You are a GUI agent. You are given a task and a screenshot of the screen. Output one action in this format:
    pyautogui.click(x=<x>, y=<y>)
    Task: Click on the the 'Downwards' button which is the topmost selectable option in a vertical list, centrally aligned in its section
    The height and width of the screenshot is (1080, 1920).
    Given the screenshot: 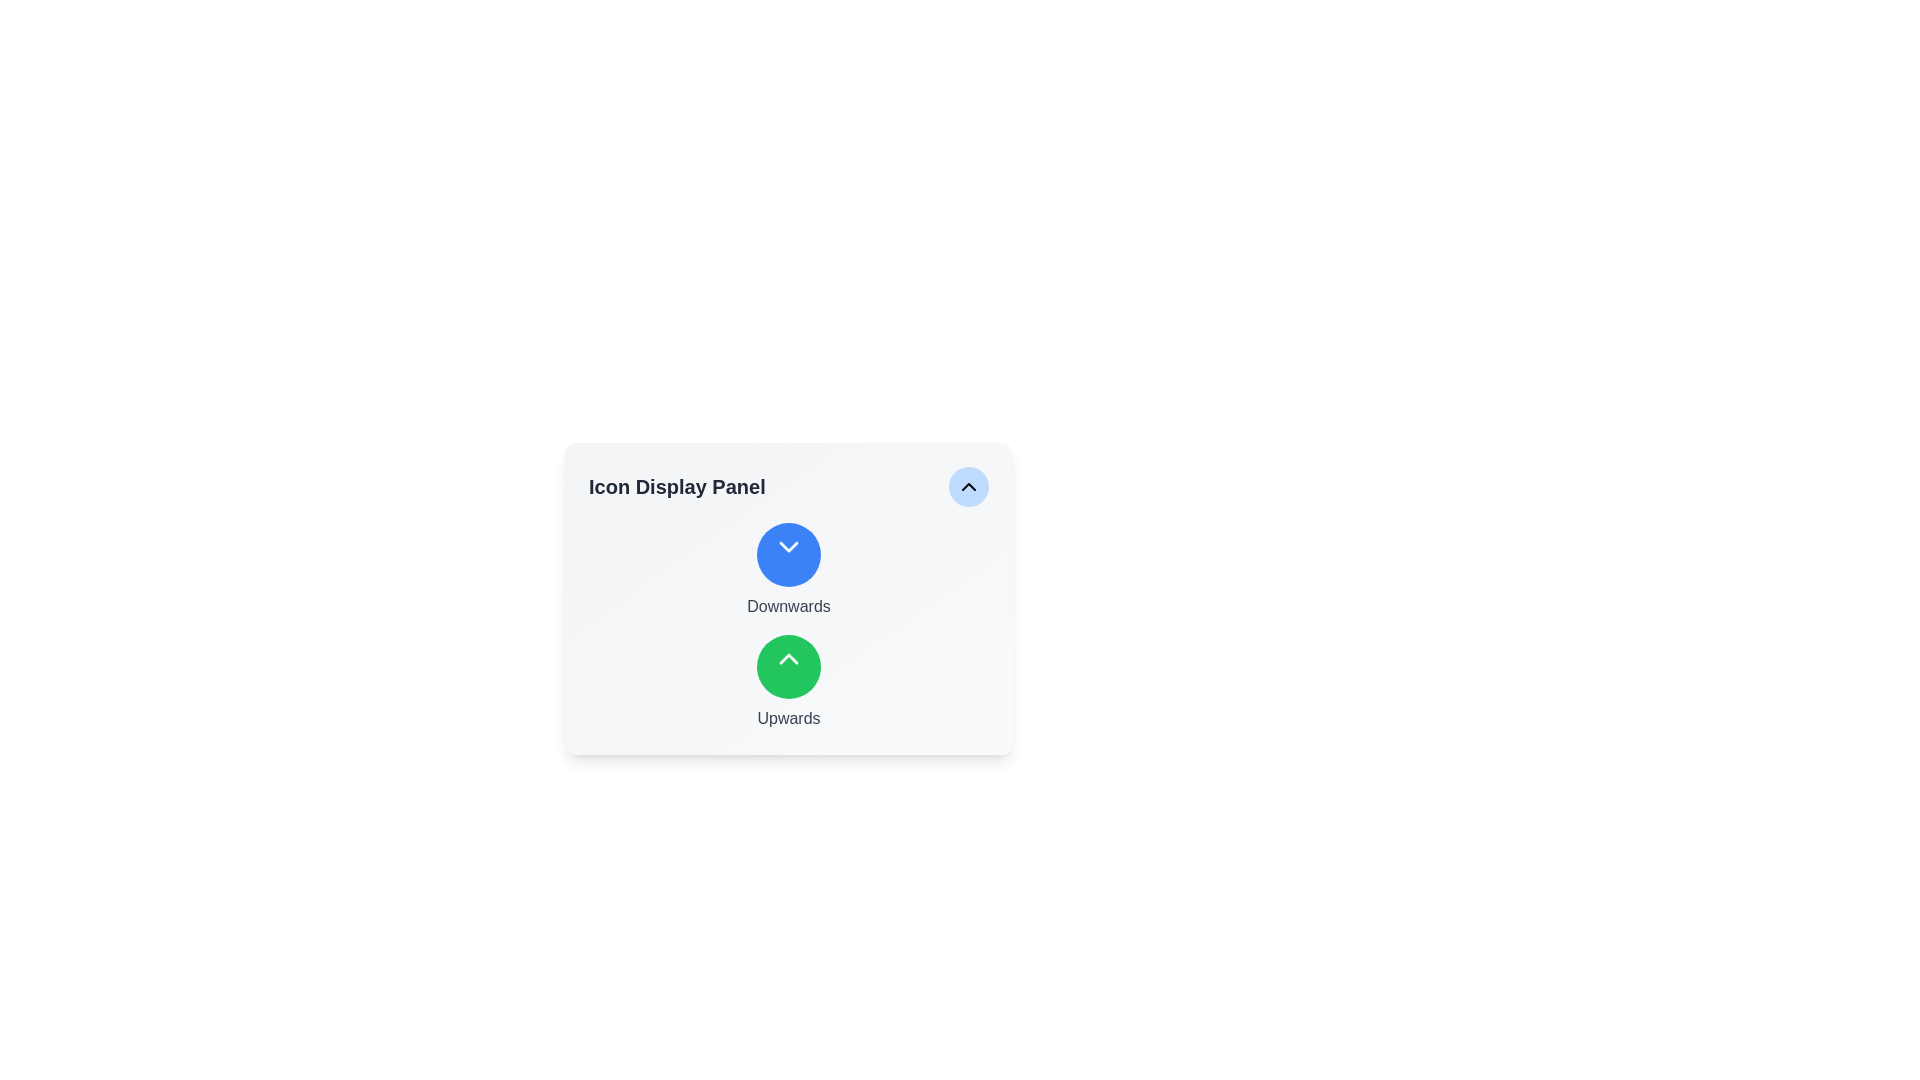 What is the action you would take?
    pyautogui.click(x=787, y=570)
    